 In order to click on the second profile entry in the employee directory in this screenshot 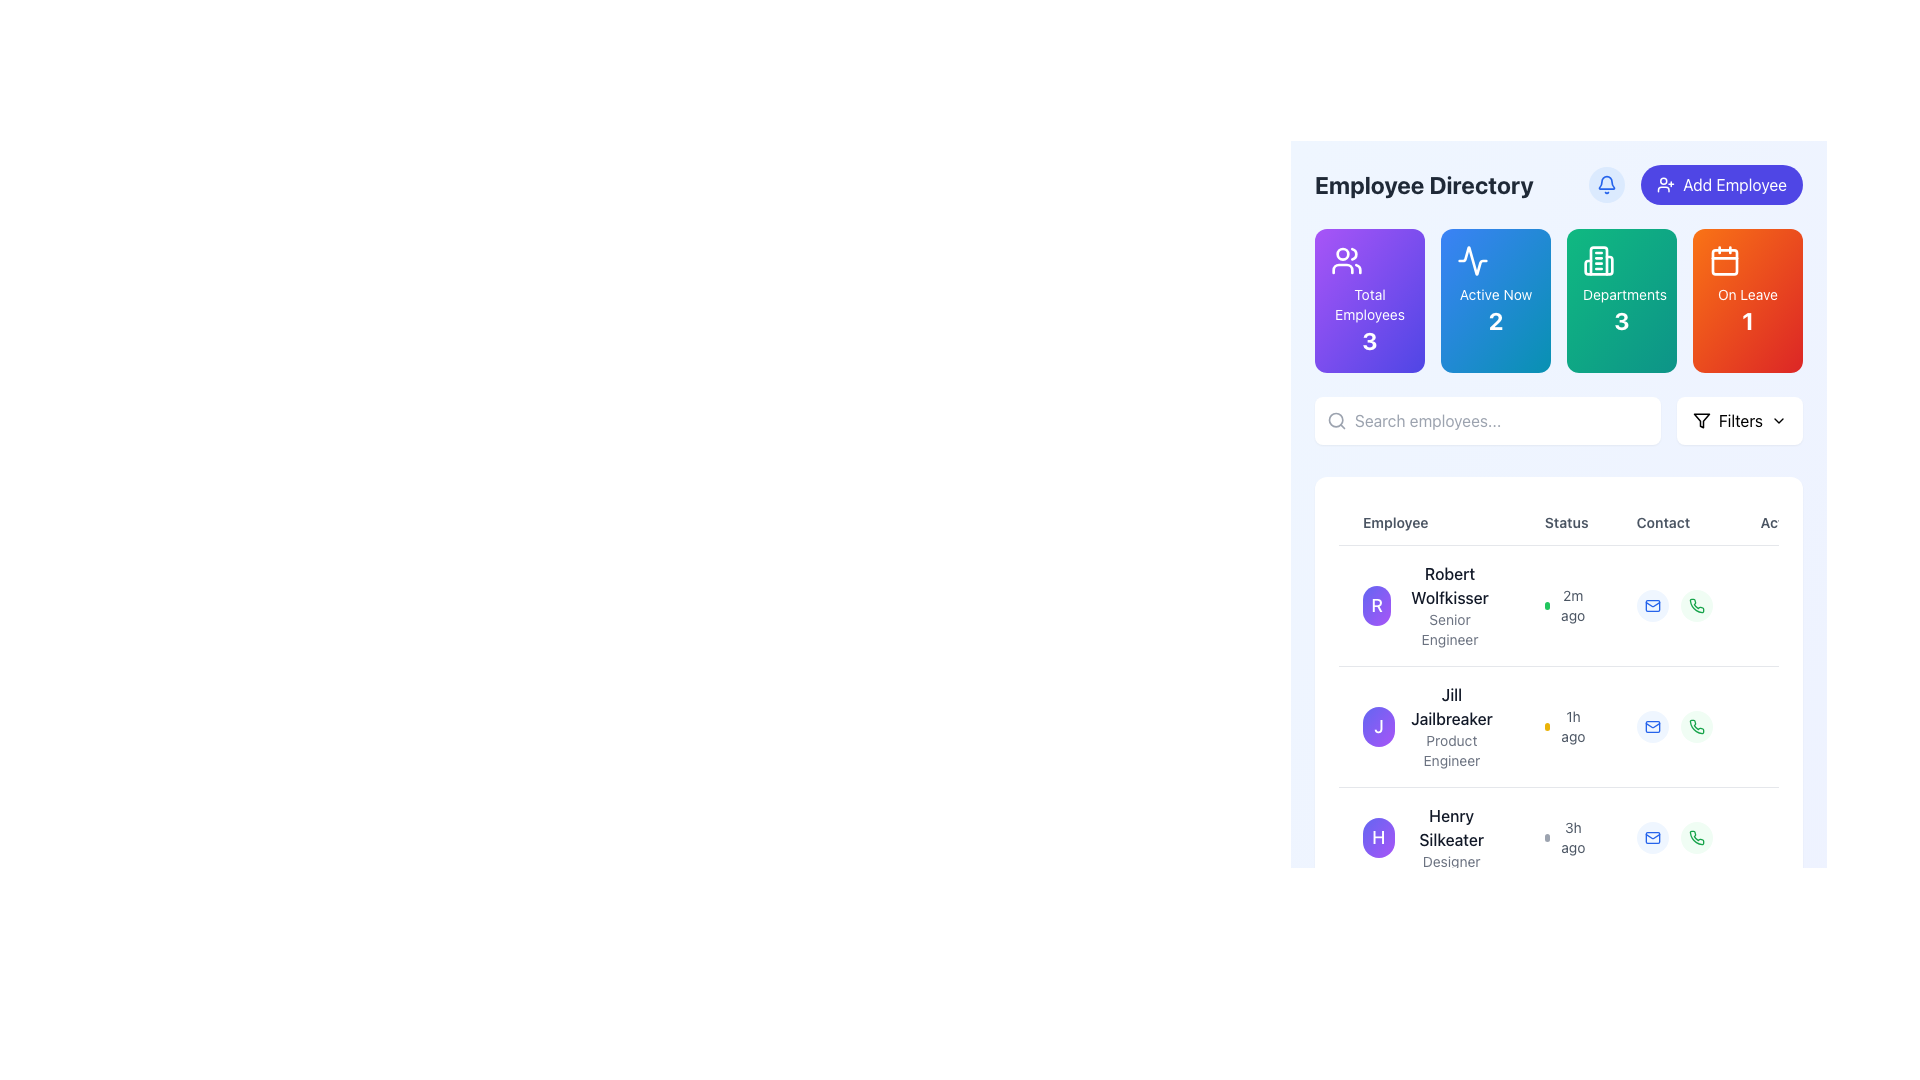, I will do `click(1586, 726)`.